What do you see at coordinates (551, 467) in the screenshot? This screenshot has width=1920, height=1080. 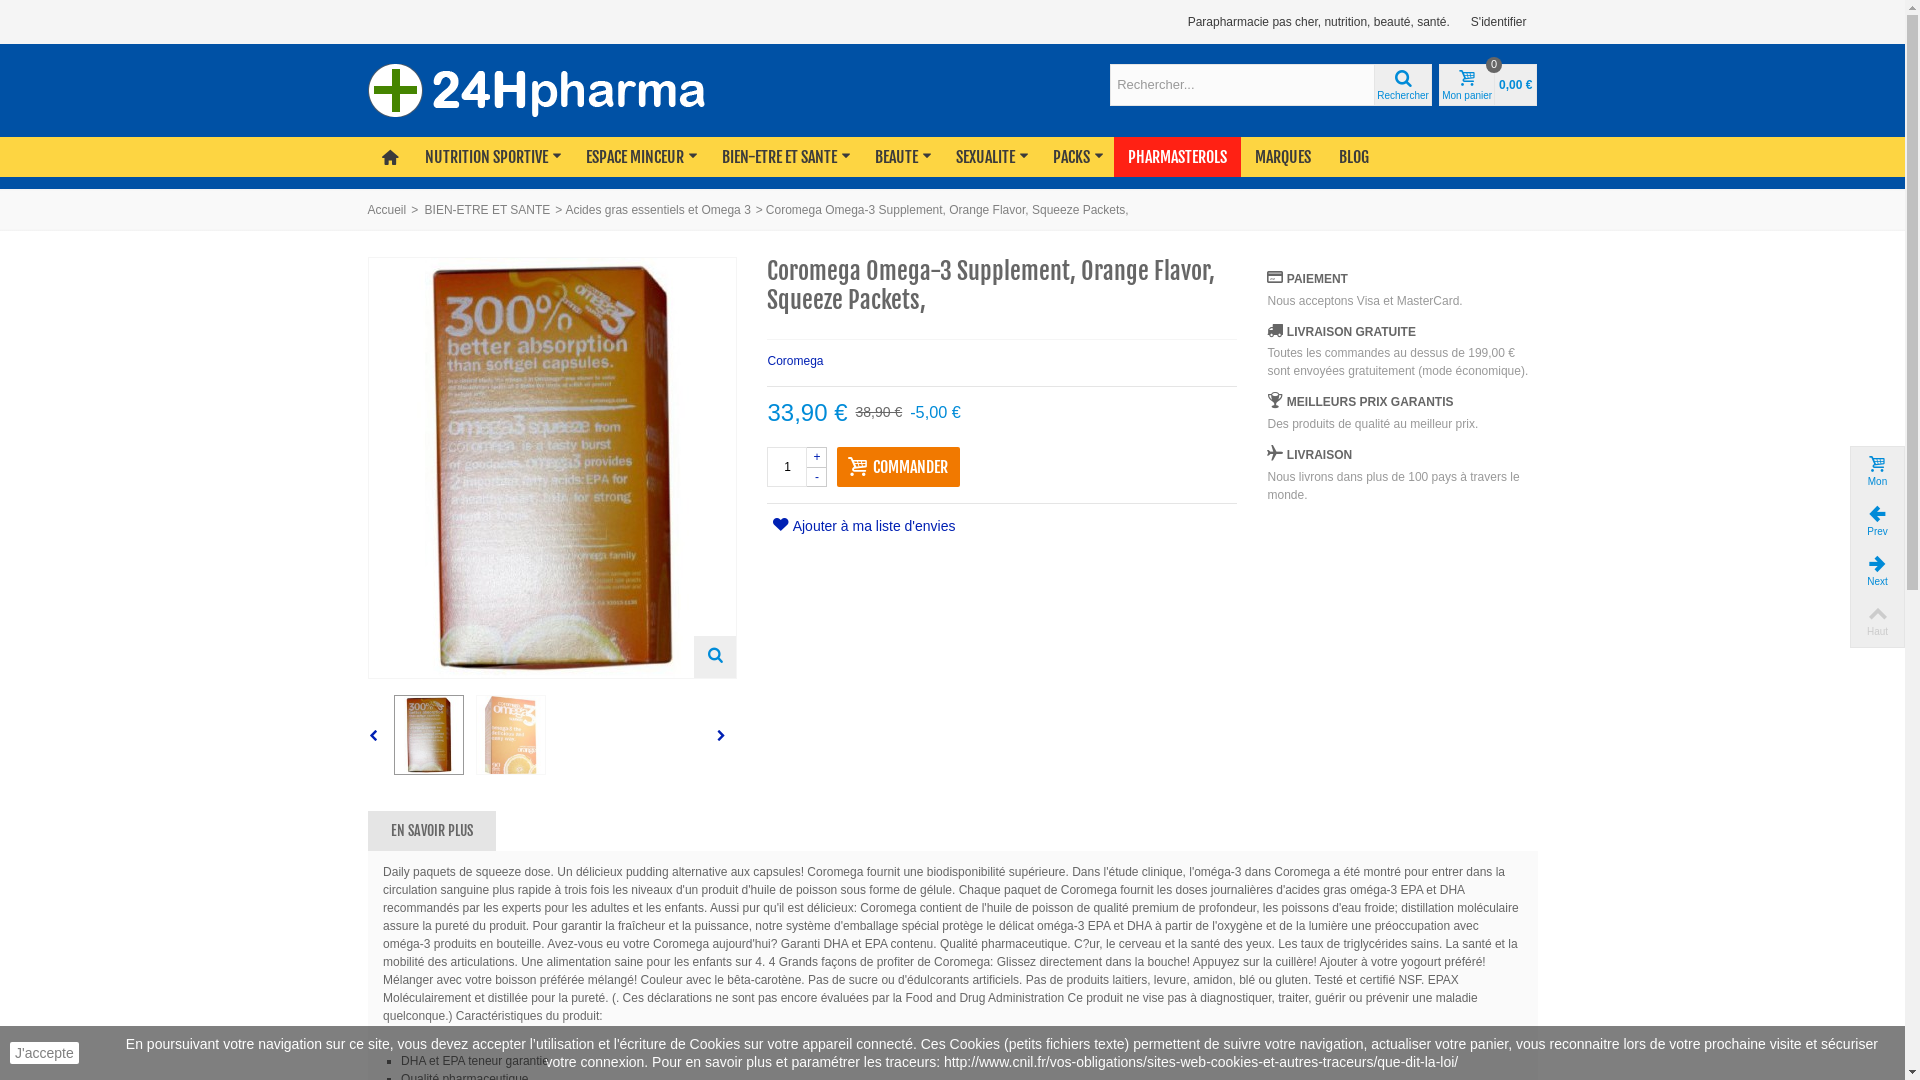 I see `'Coromega Omega-3 Supplement, Orange Flavor, Squeeze Packets,'` at bounding box center [551, 467].